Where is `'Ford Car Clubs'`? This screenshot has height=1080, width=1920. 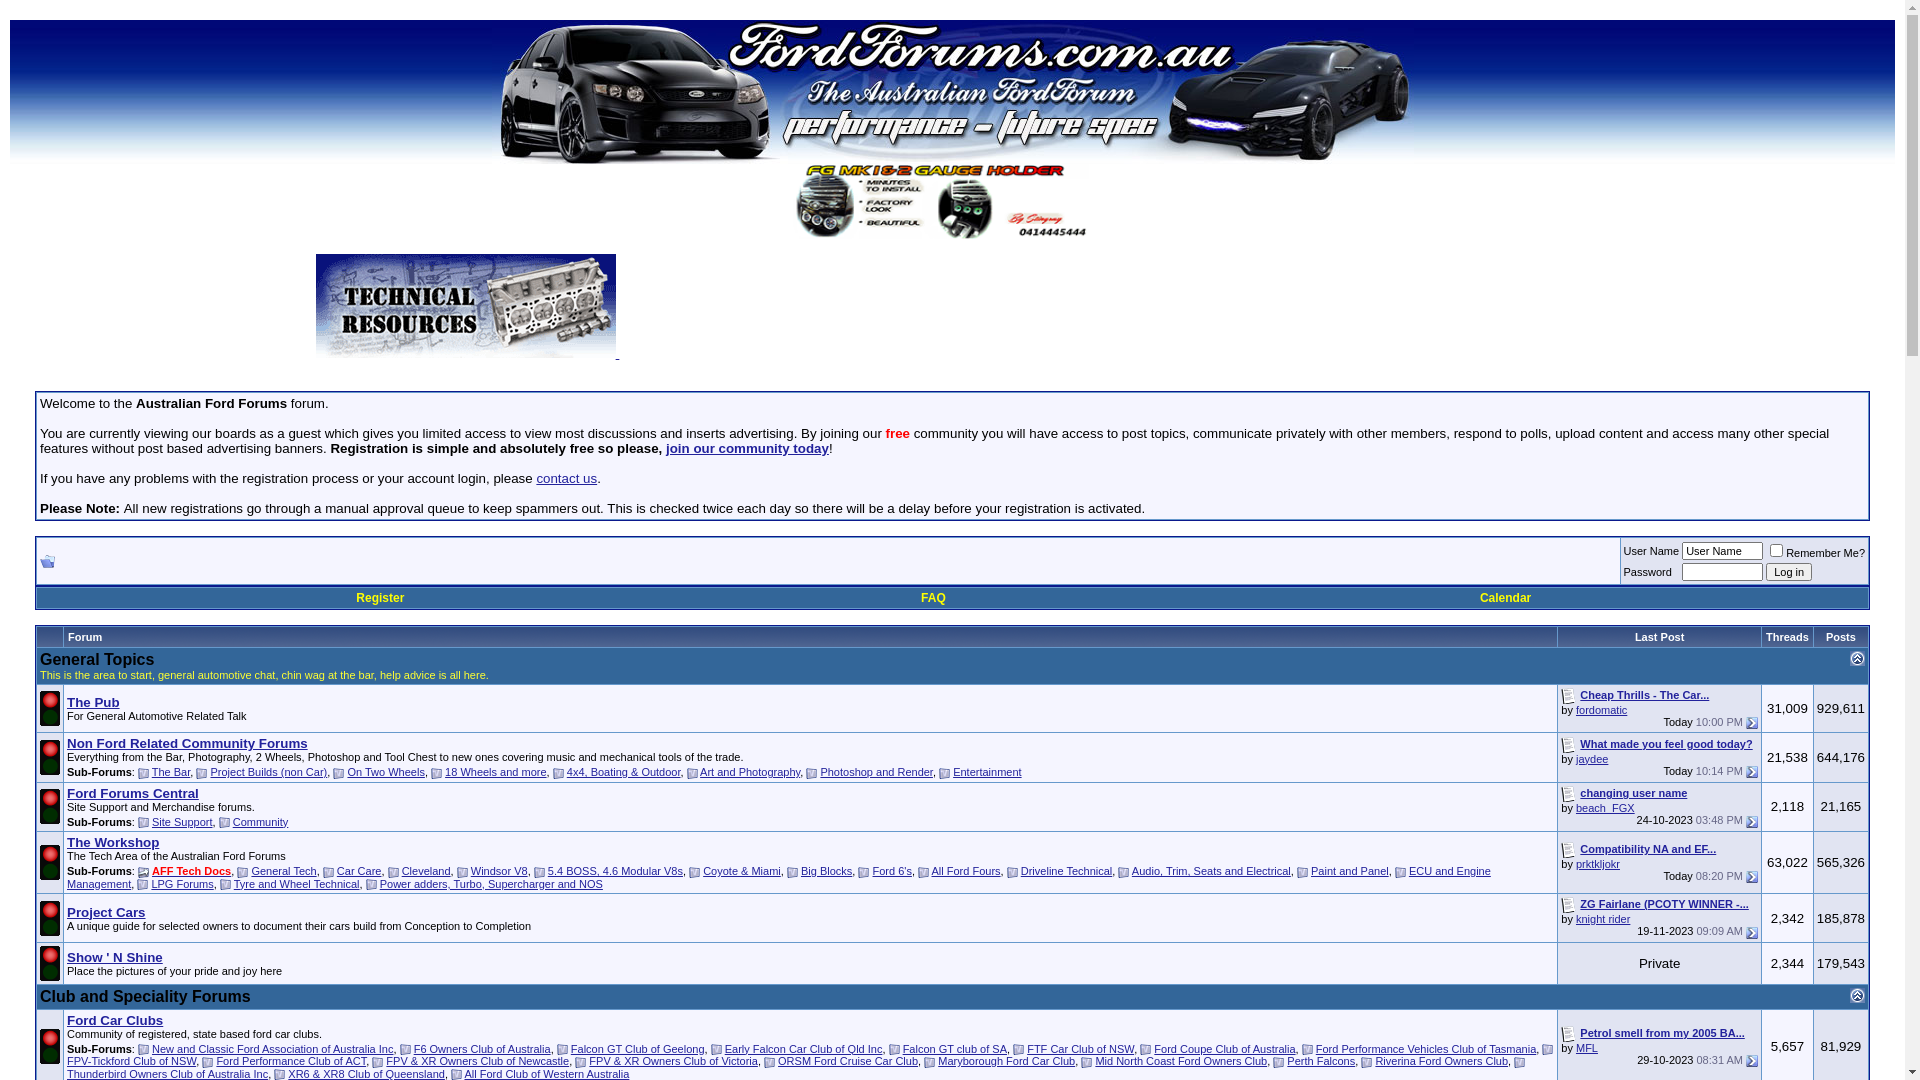 'Ford Car Clubs' is located at coordinates (114, 1020).